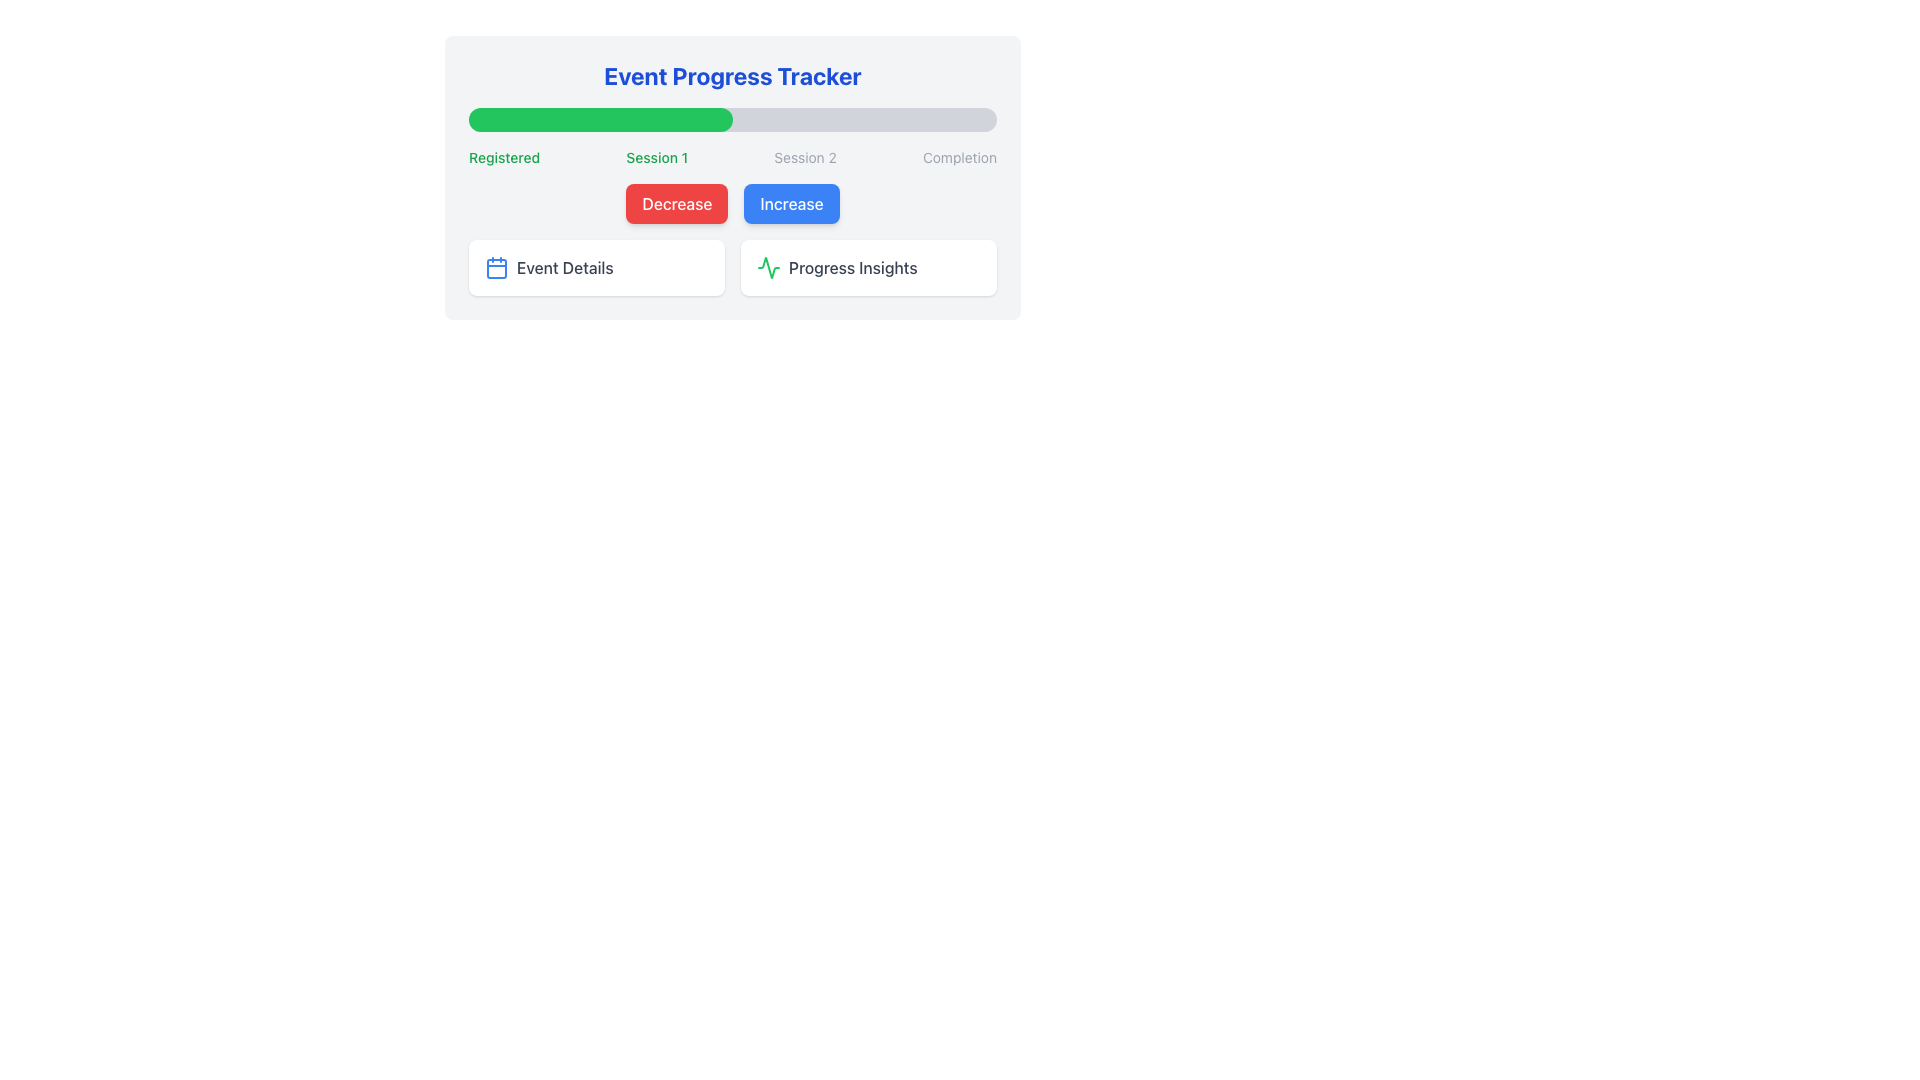 The width and height of the screenshot is (1920, 1080). Describe the element at coordinates (732, 204) in the screenshot. I see `the 'Increase' button in the button group, which is styled with a blue background and white text, to raise a value` at that location.